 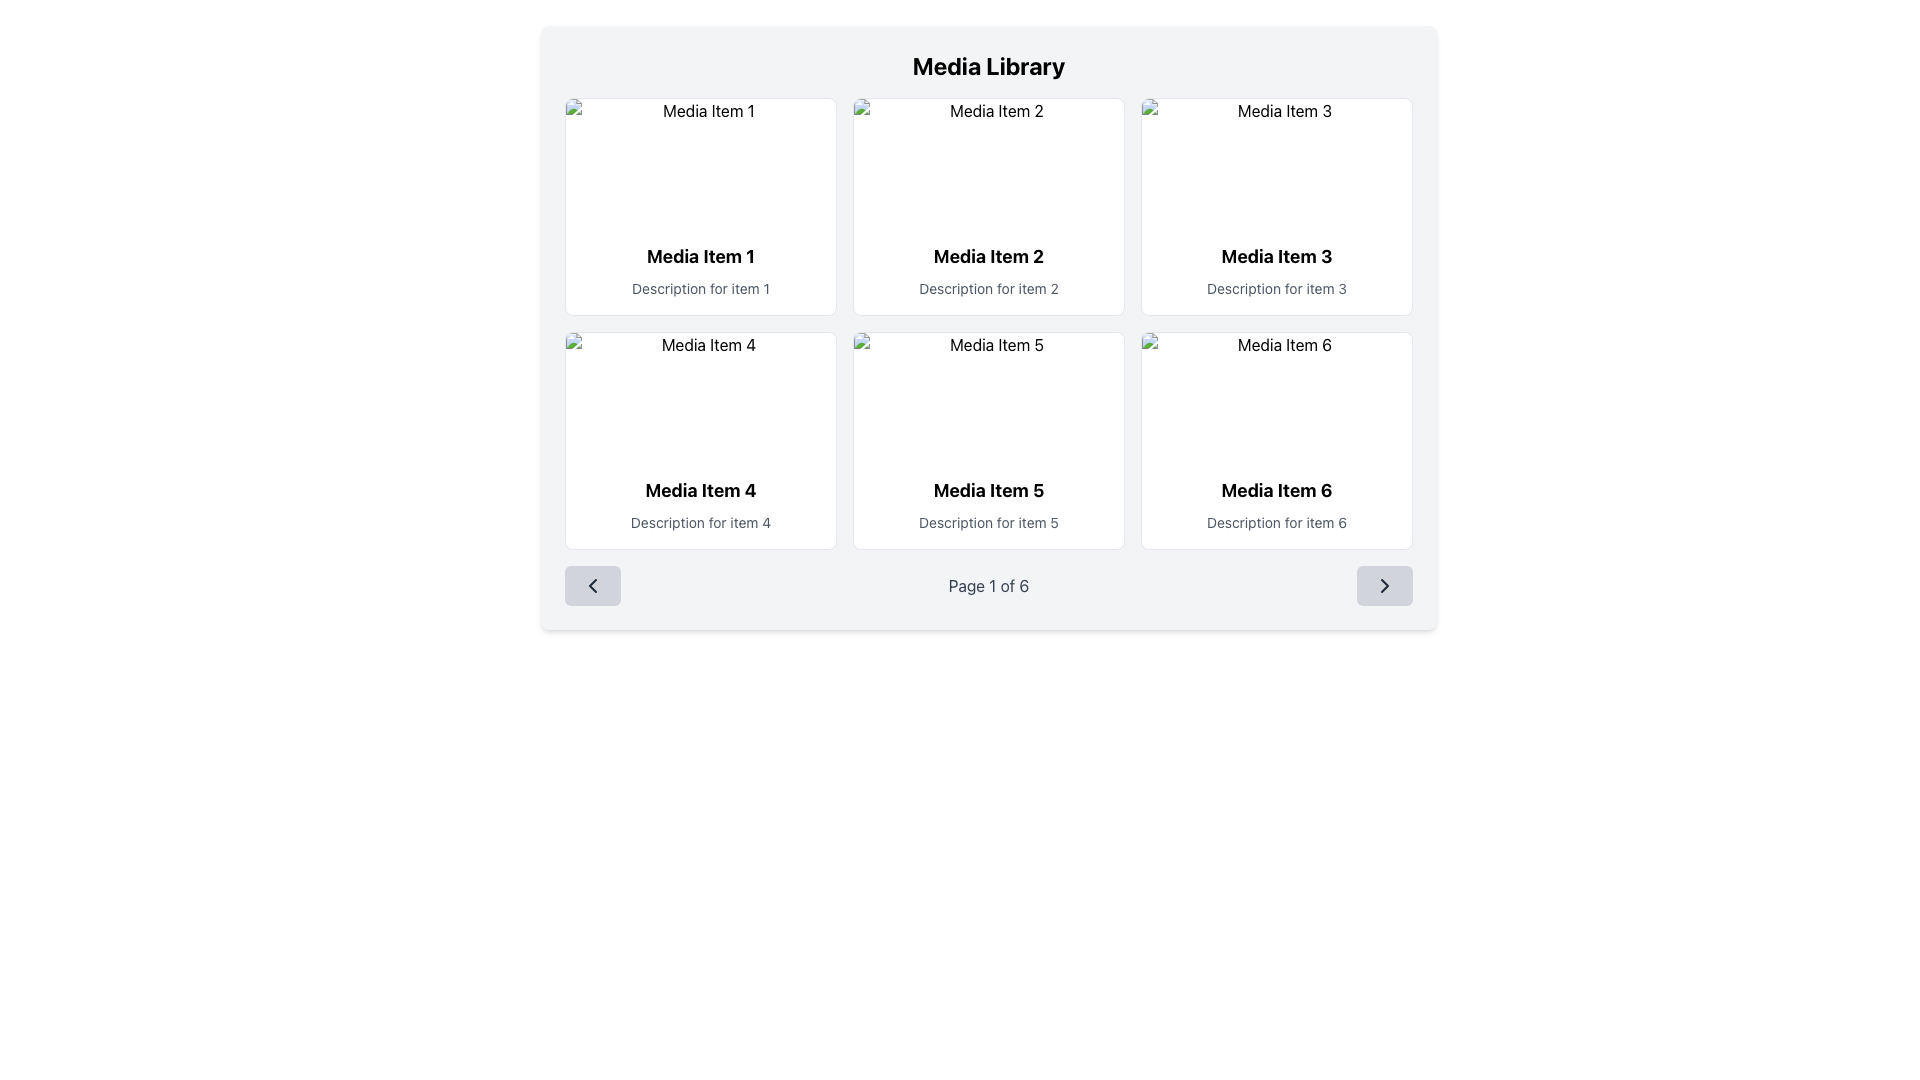 I want to click on the static text label displaying 'Description for item 2', located beneath the bold text 'Media Item 2' in the grid layout, so click(x=988, y=289).